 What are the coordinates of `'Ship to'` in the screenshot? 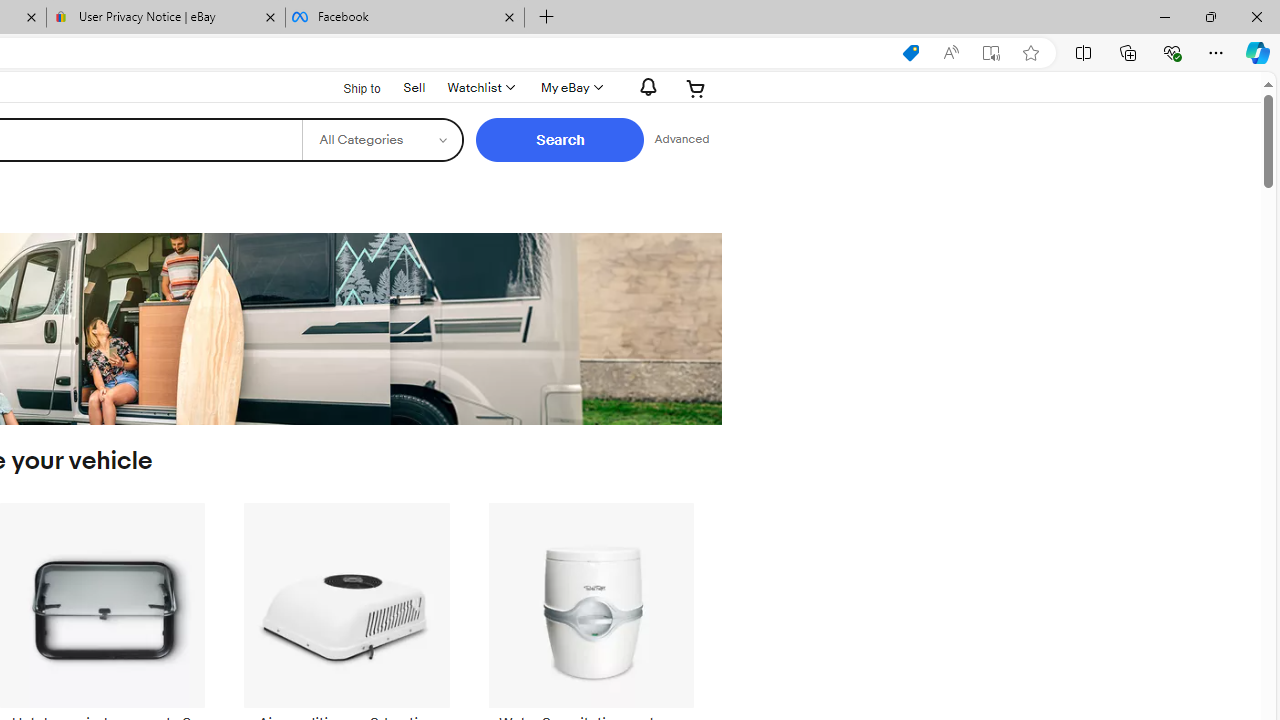 It's located at (349, 86).